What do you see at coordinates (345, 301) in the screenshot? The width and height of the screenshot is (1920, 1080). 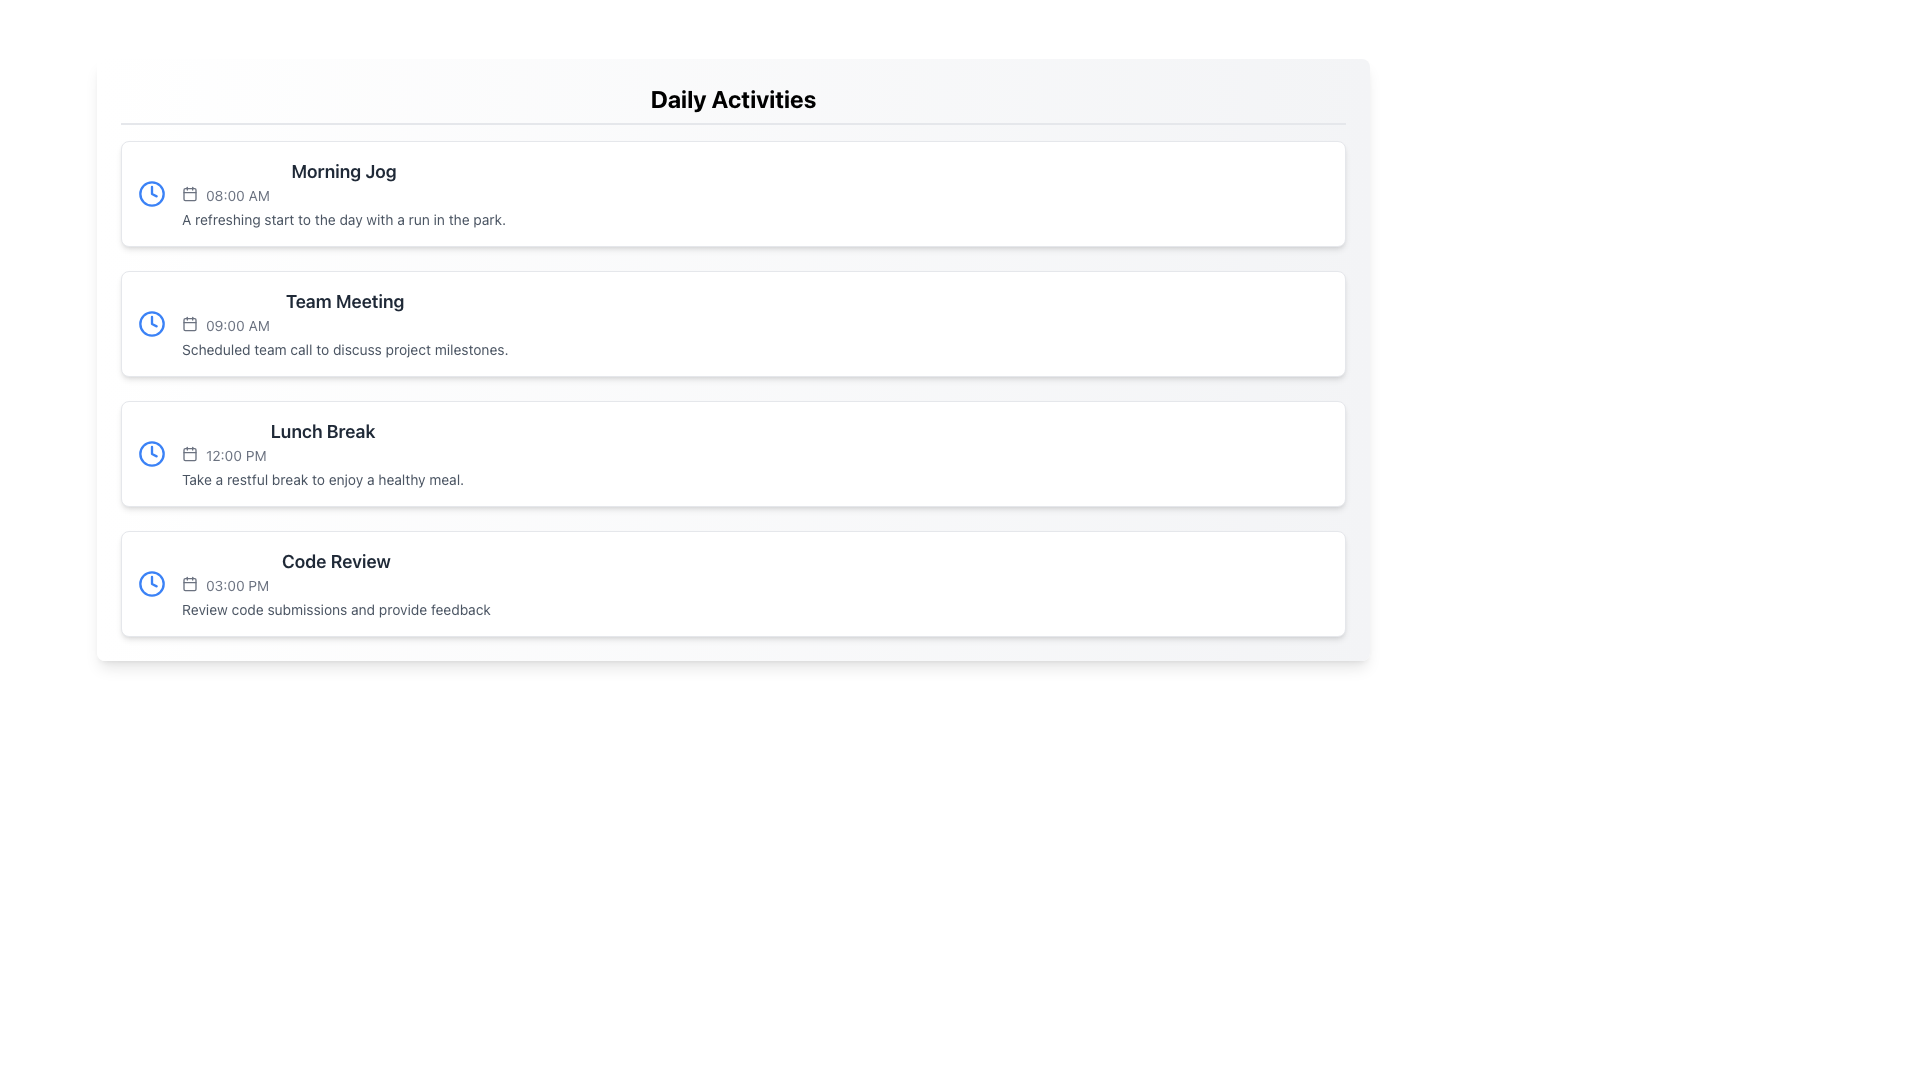 I see `text of the title display for the 'Team Meeting' activity, which is located above the time and description in the activity list` at bounding box center [345, 301].